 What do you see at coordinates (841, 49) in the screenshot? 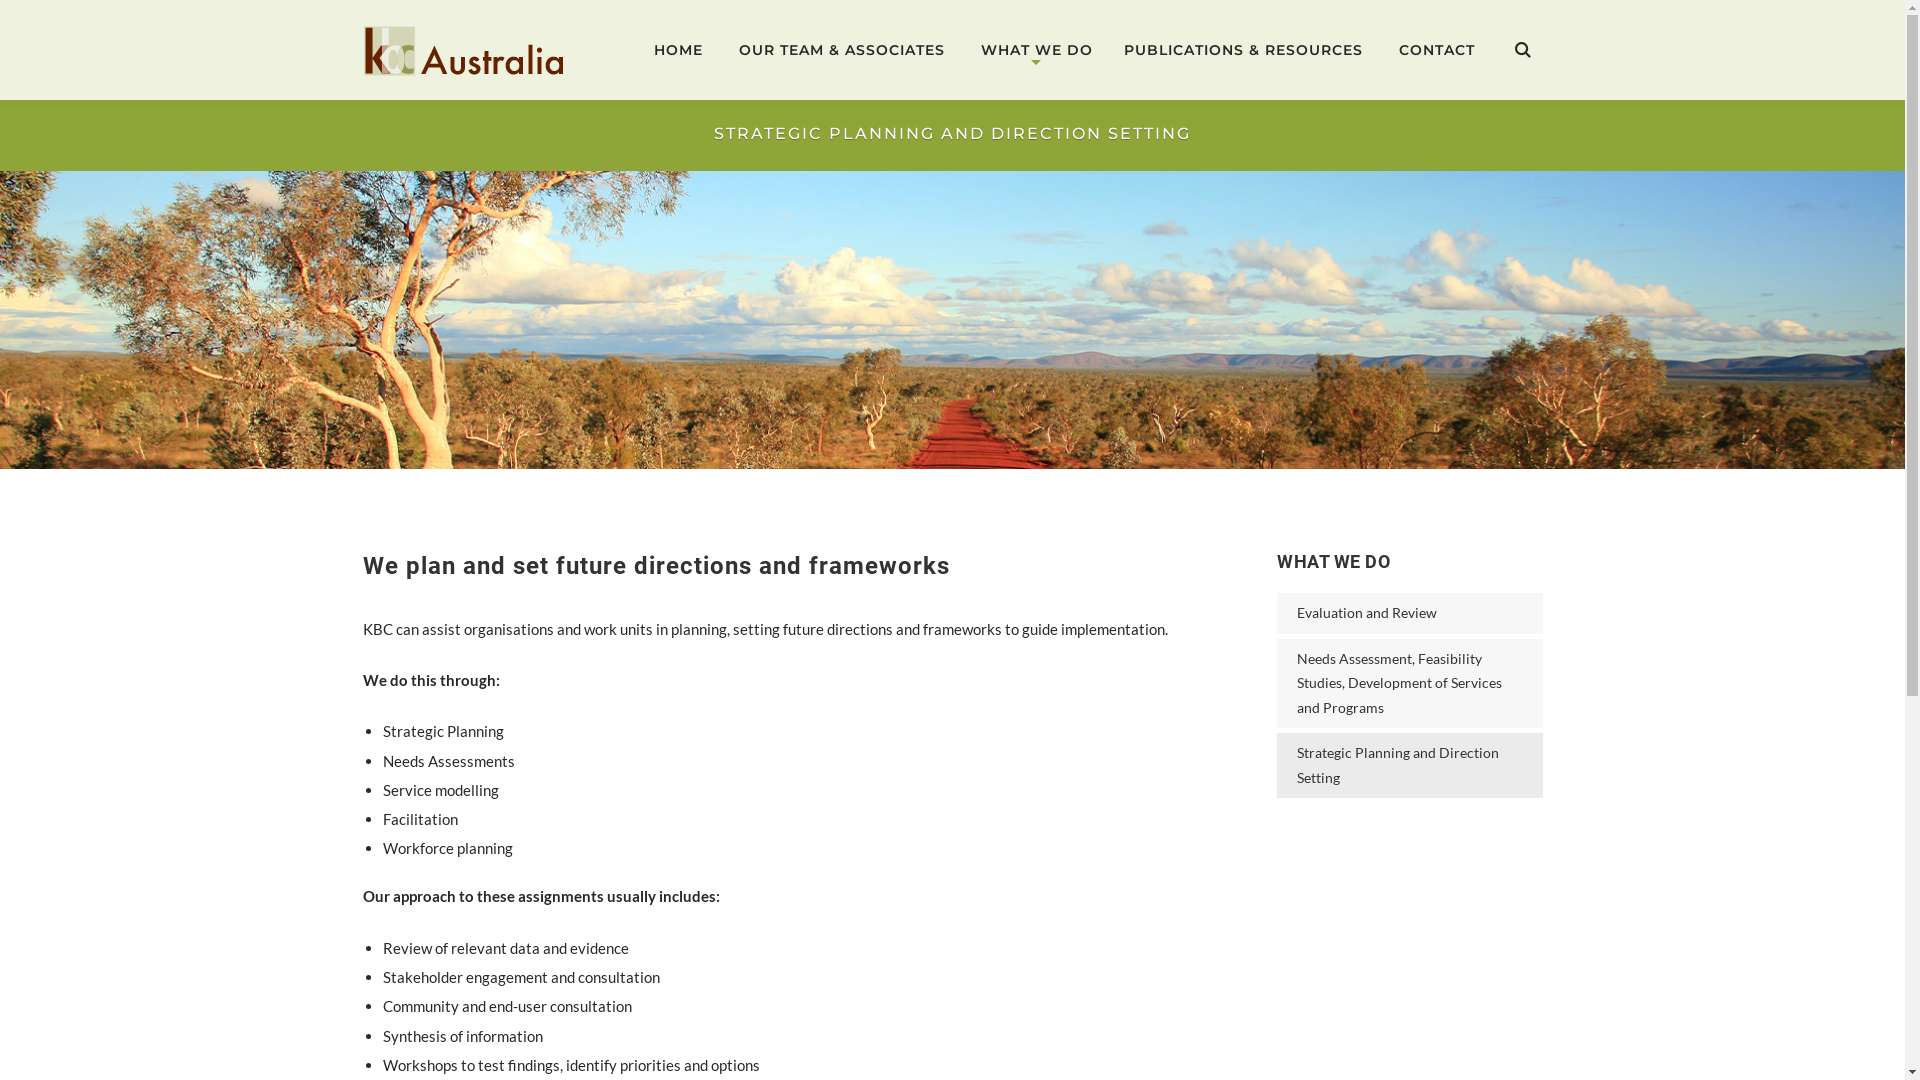
I see `'OUR TEAM & ASSOCIATES'` at bounding box center [841, 49].